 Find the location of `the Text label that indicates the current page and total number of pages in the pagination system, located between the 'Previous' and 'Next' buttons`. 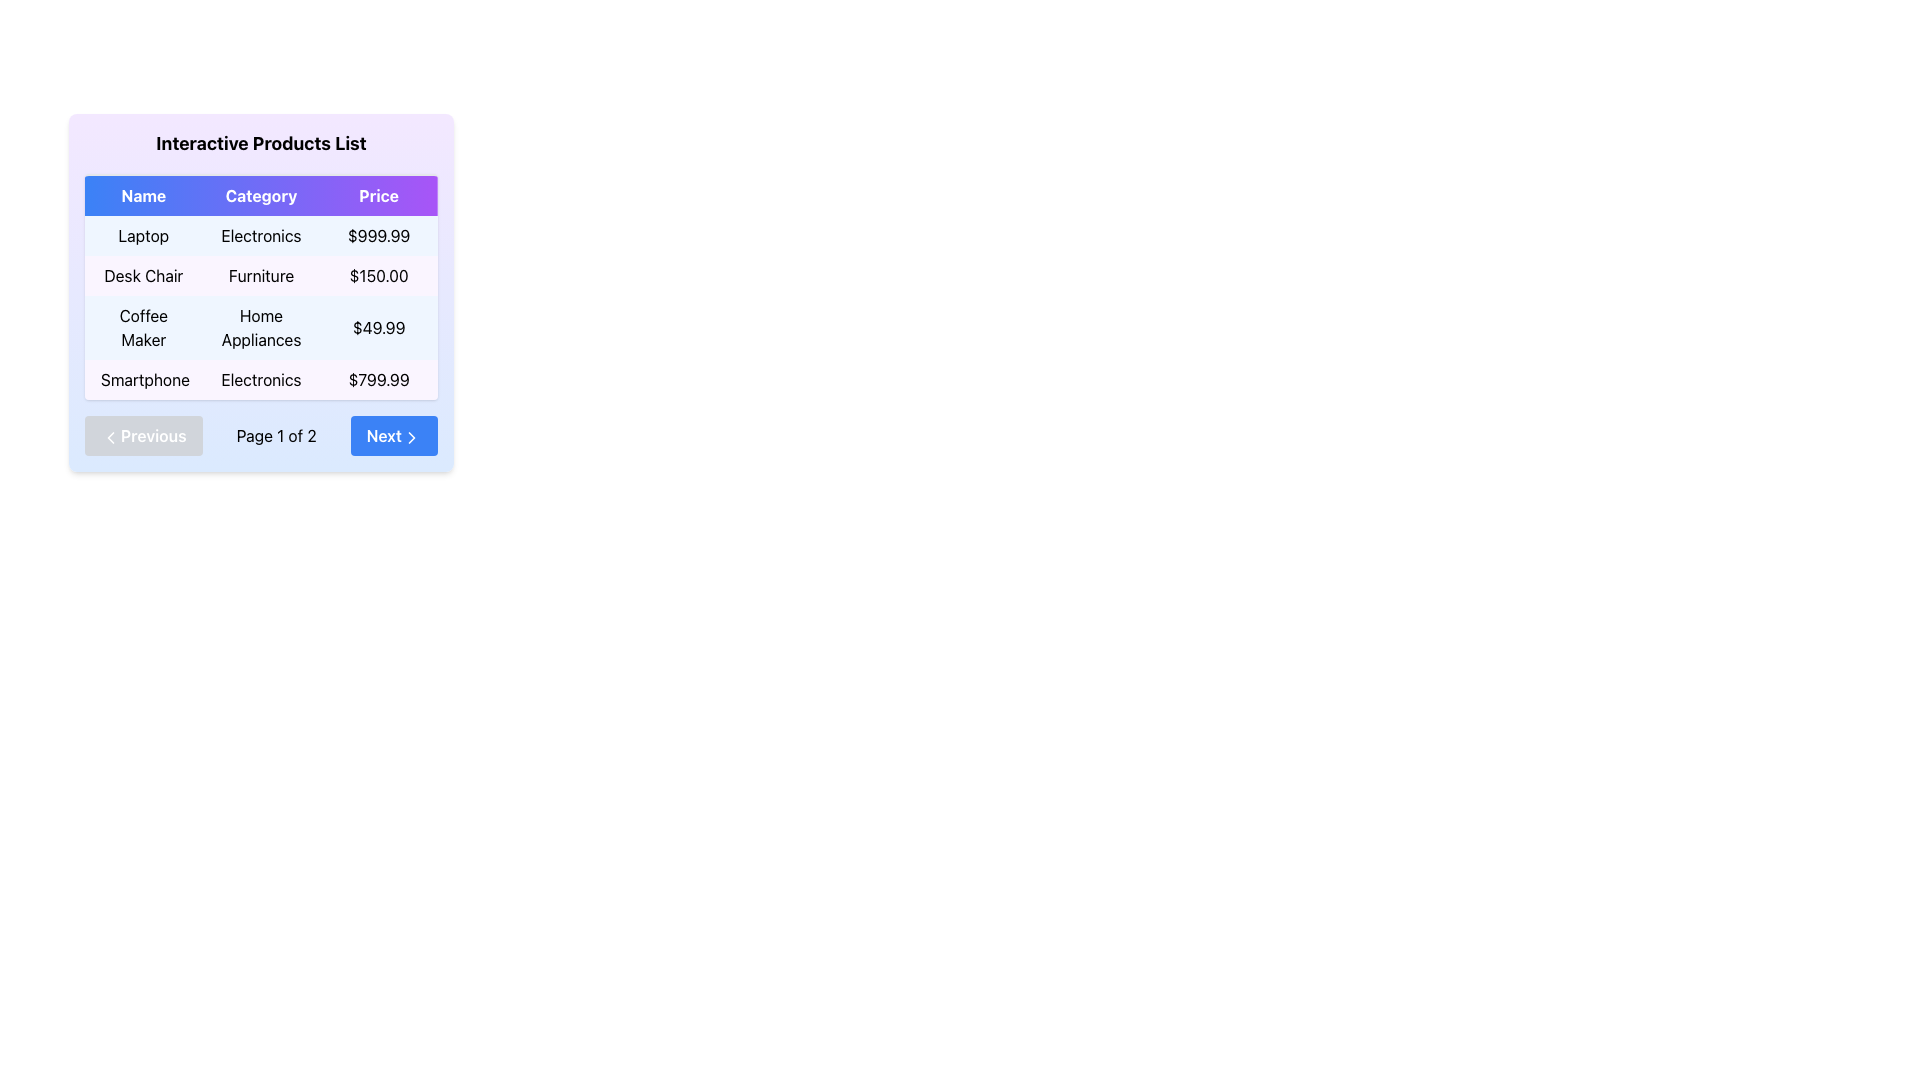

the Text label that indicates the current page and total number of pages in the pagination system, located between the 'Previous' and 'Next' buttons is located at coordinates (275, 434).